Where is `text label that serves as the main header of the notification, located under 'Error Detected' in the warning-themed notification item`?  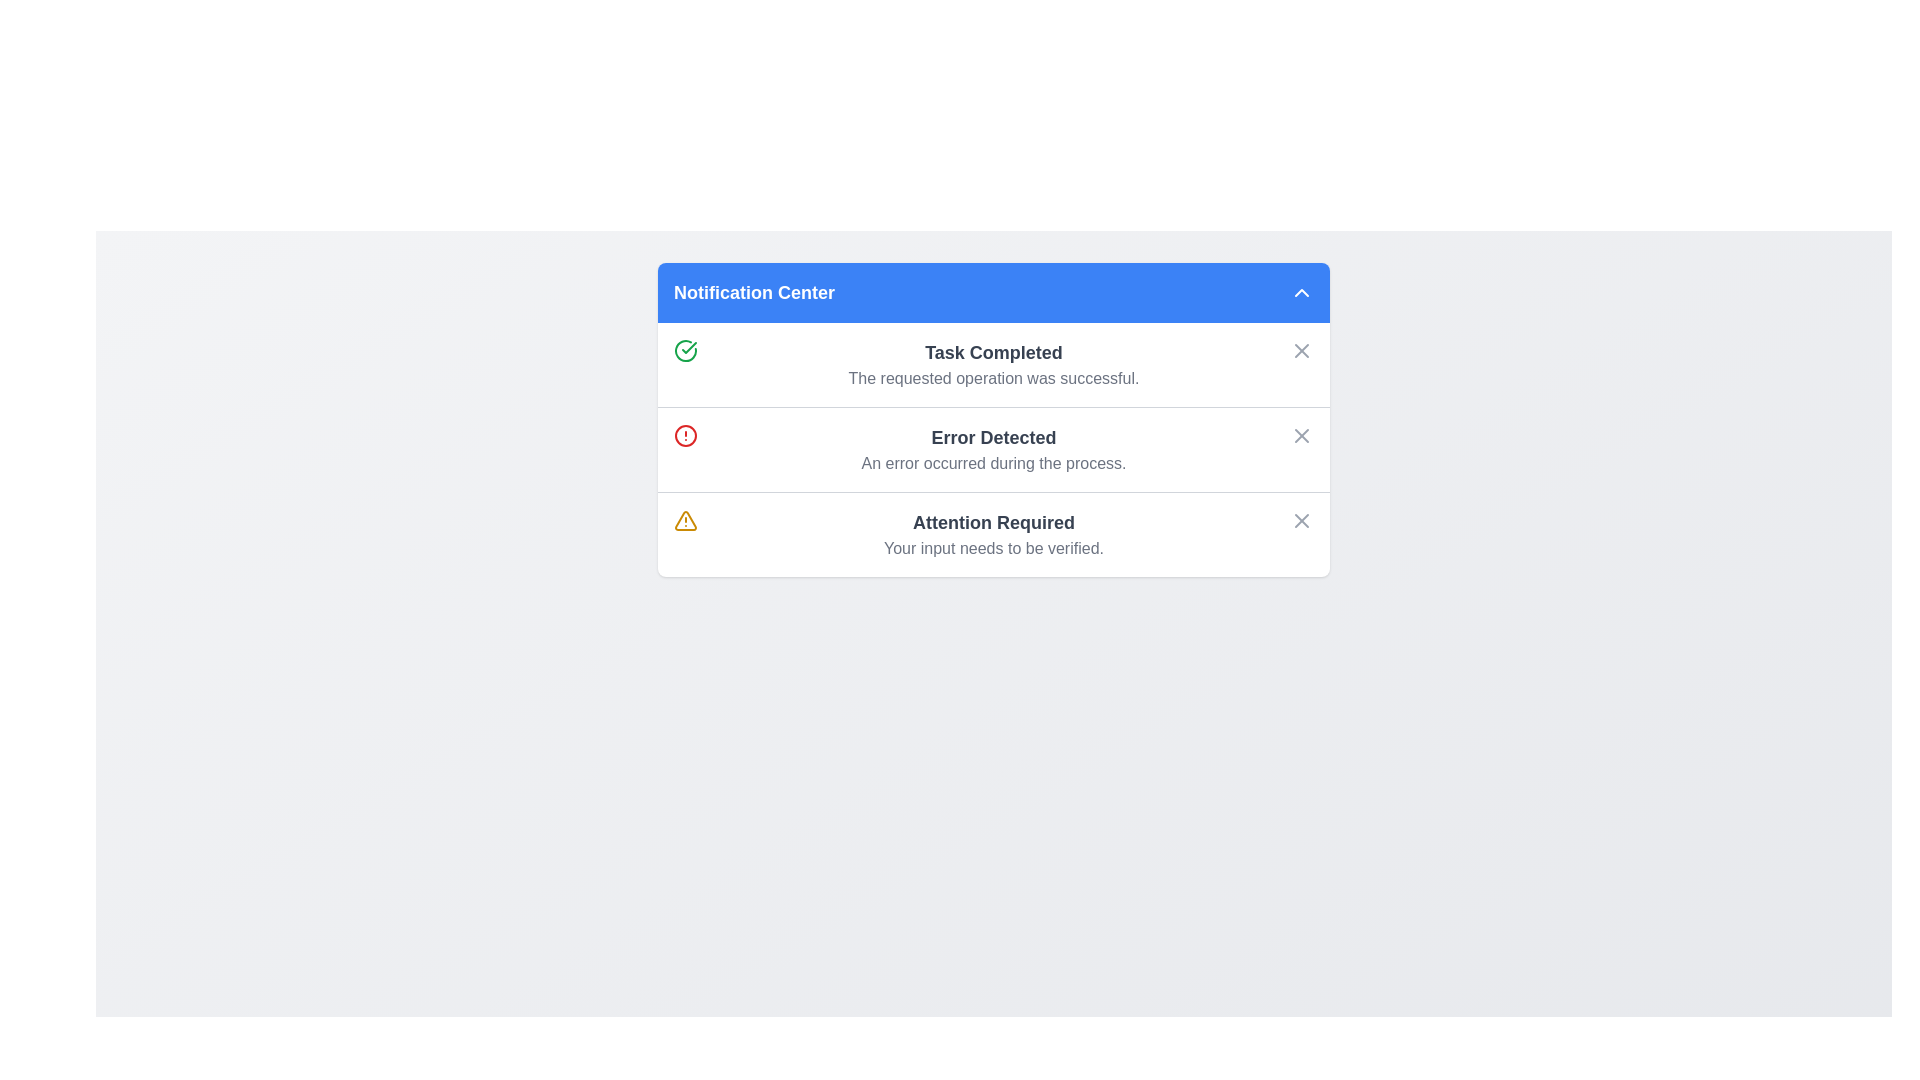
text label that serves as the main header of the notification, located under 'Error Detected' in the warning-themed notification item is located at coordinates (993, 522).